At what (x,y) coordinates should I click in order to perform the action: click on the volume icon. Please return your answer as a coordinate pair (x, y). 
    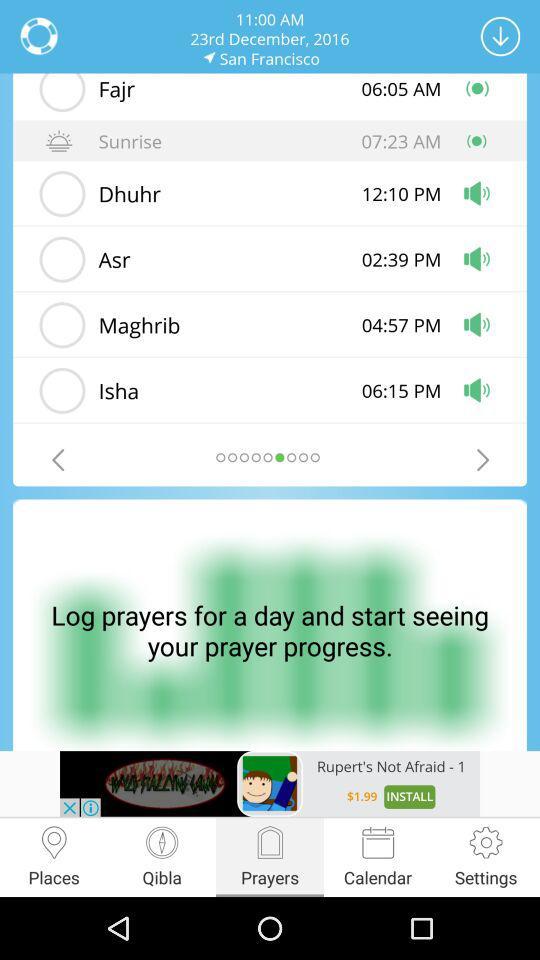
    Looking at the image, I should click on (476, 258).